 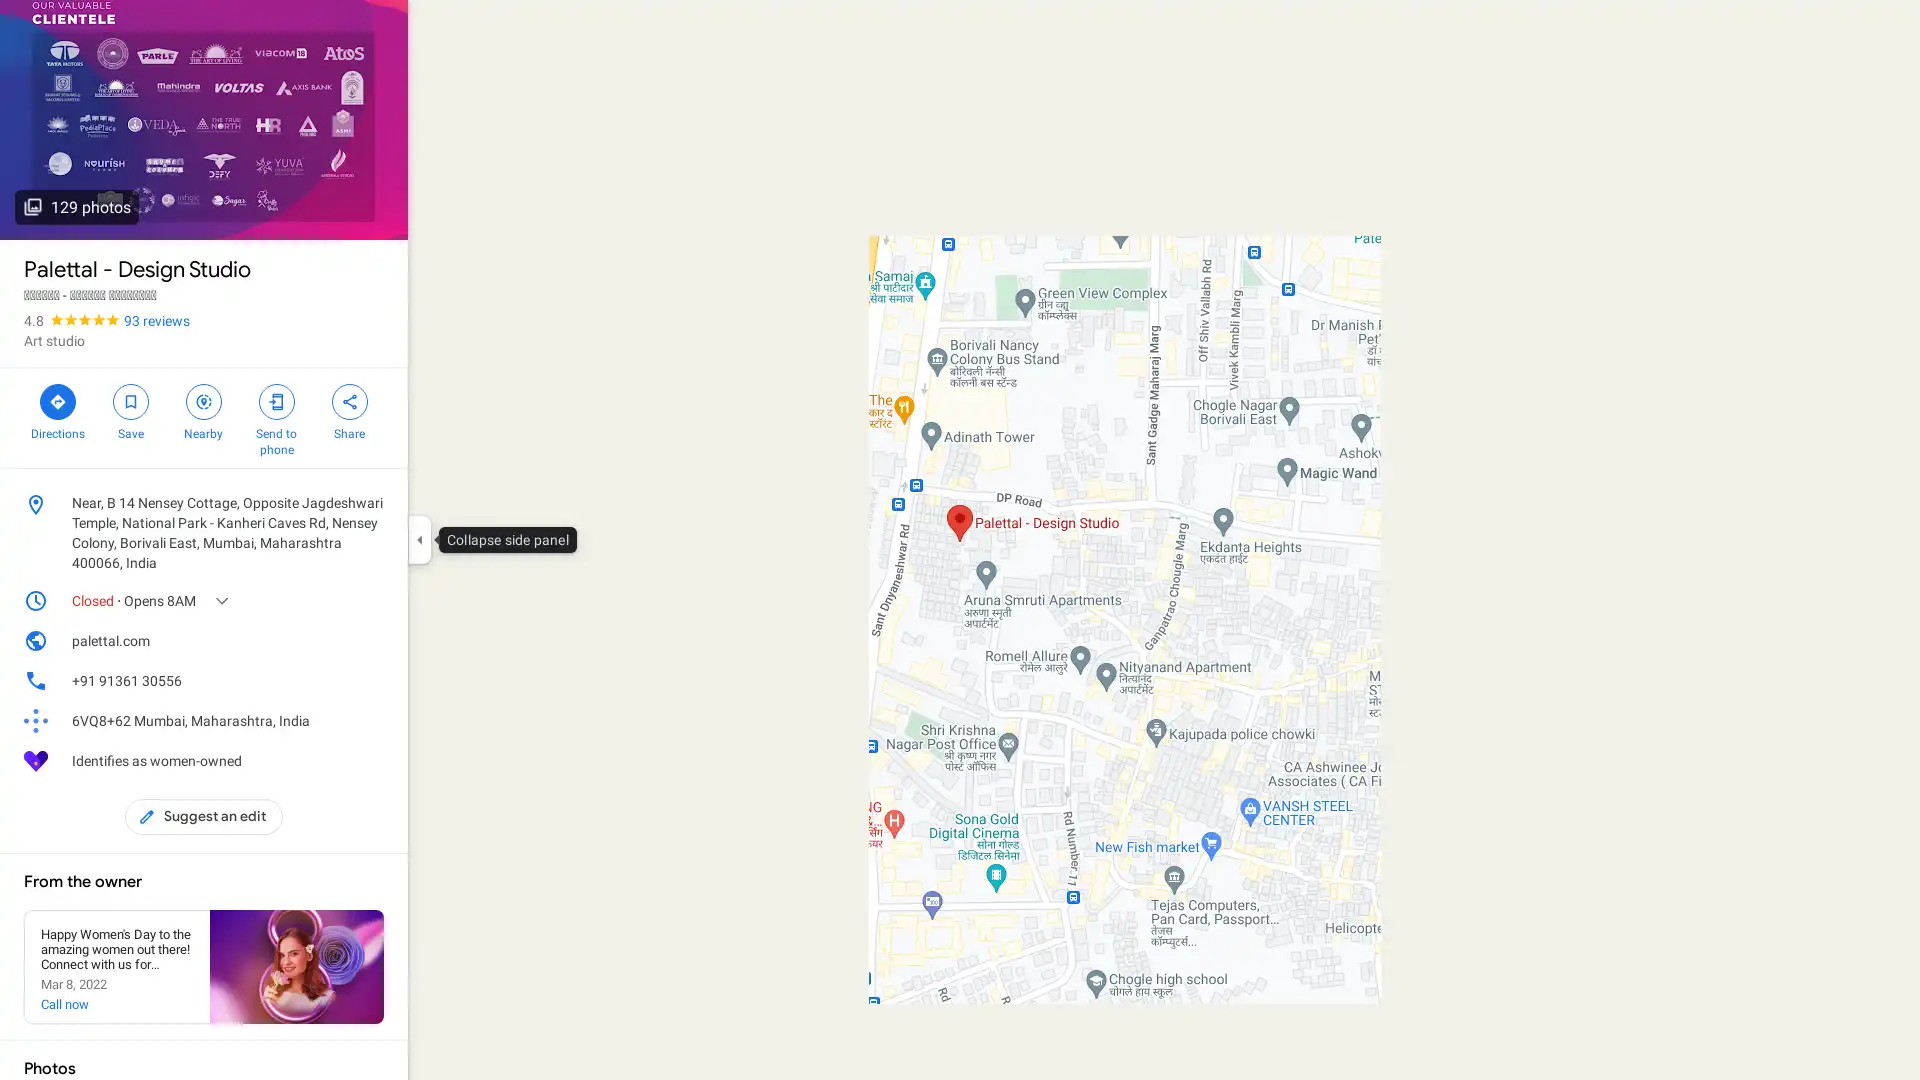 What do you see at coordinates (374, 640) in the screenshot?
I see `Copy website` at bounding box center [374, 640].